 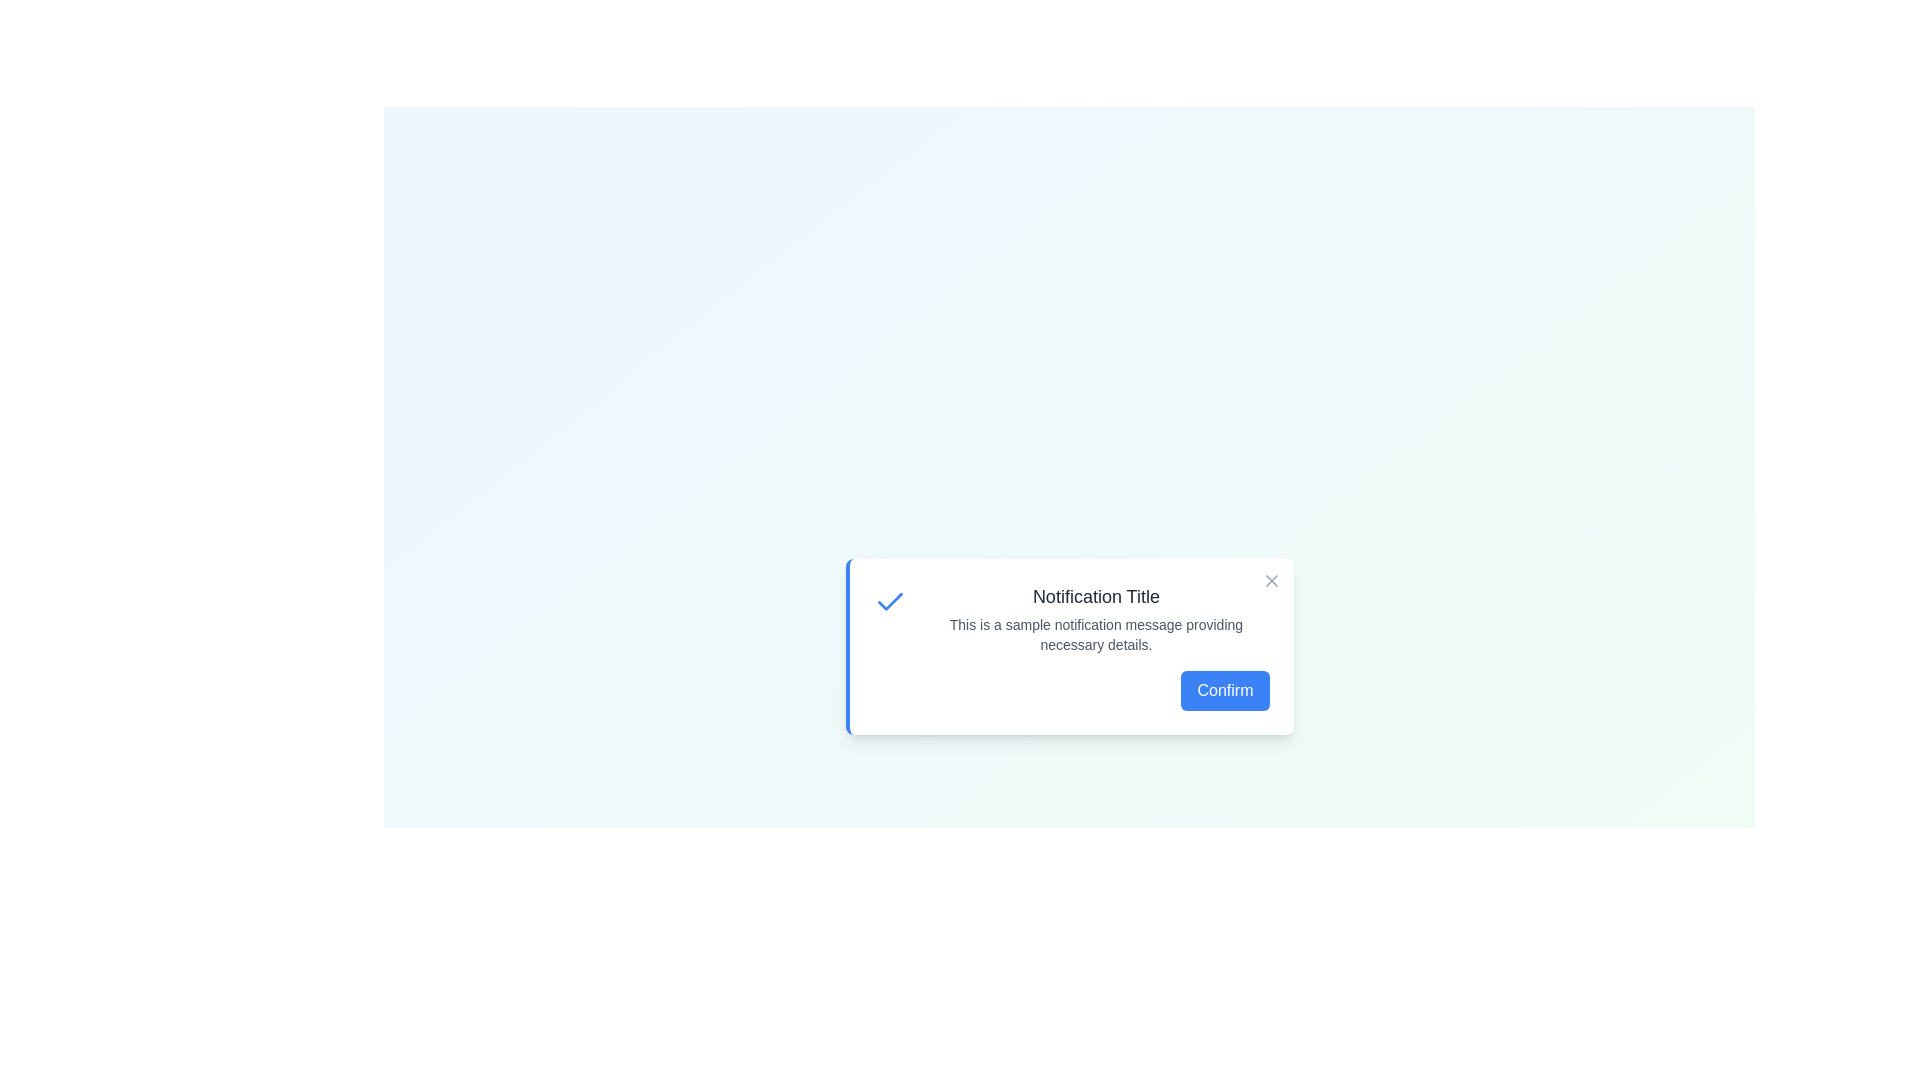 I want to click on the notification message text and copy it to the clipboard, so click(x=921, y=613).